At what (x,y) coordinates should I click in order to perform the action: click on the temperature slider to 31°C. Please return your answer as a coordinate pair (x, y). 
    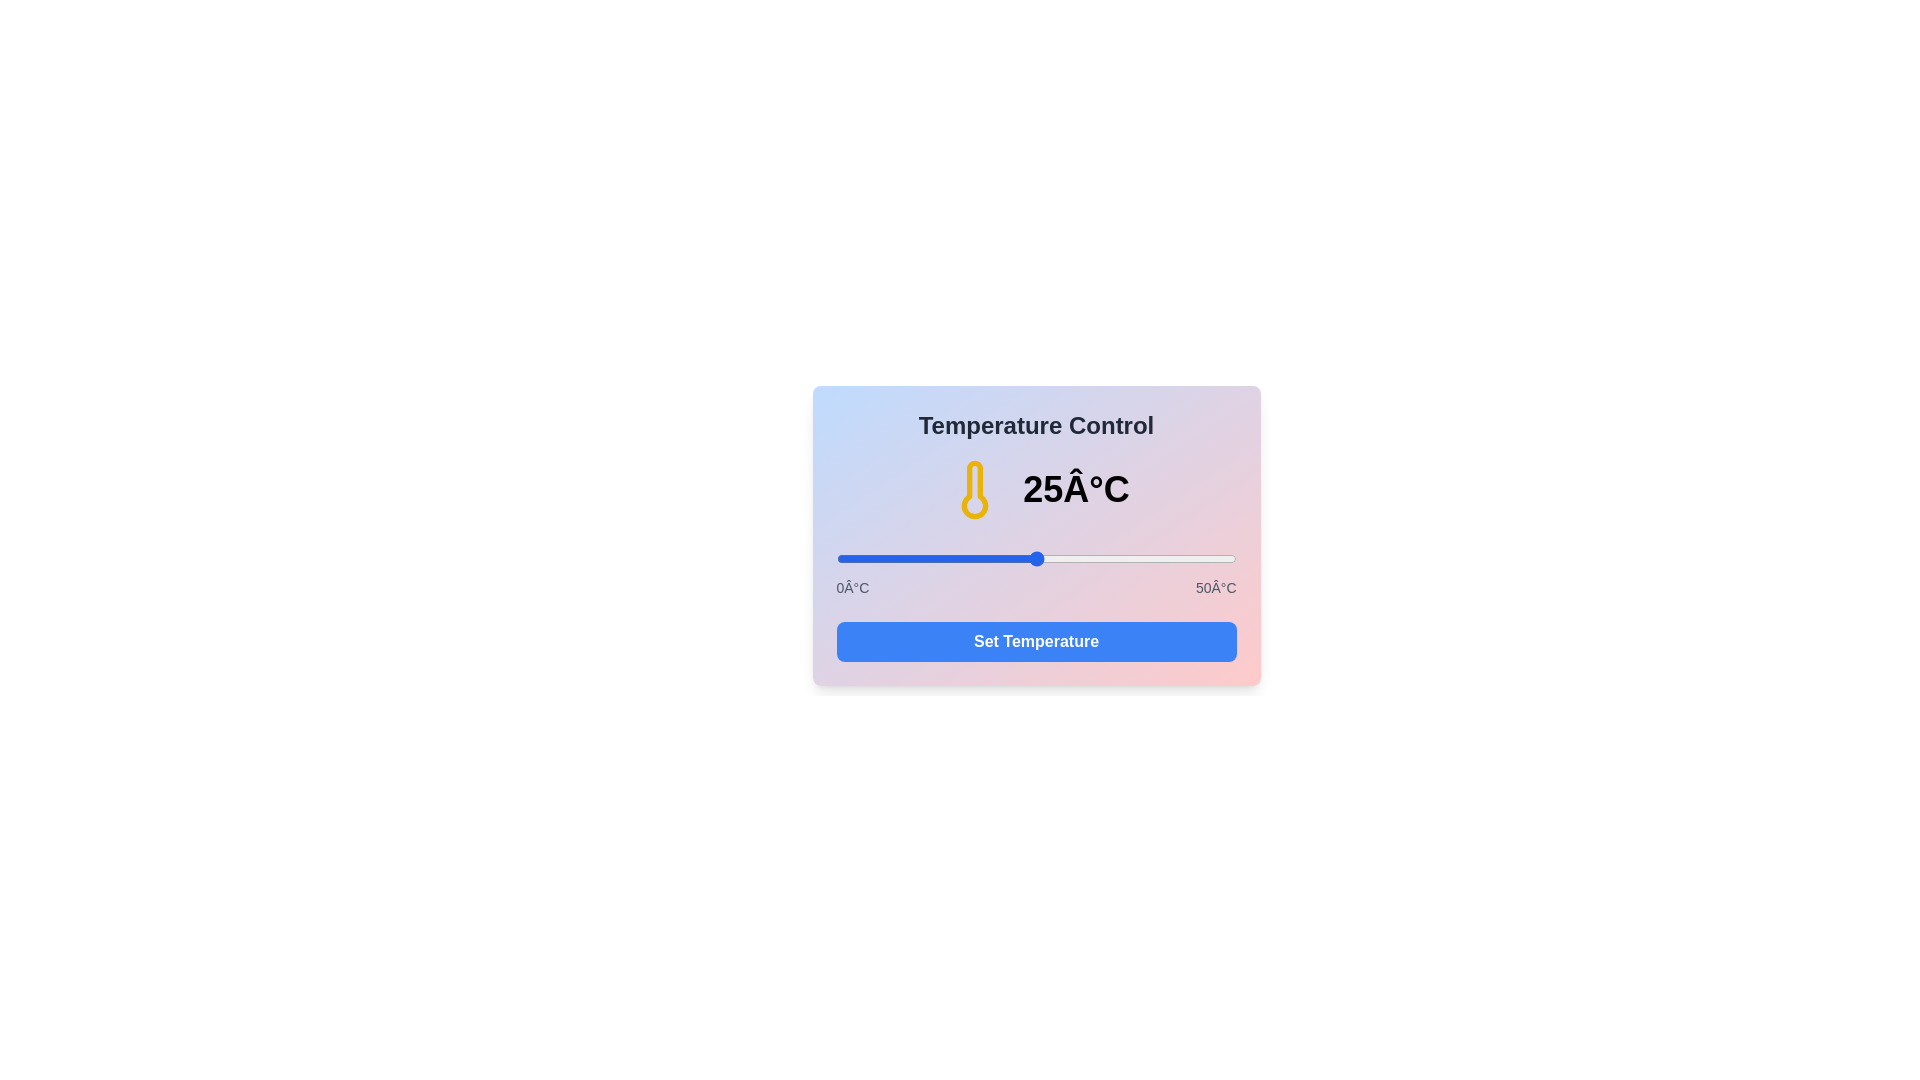
    Looking at the image, I should click on (1083, 559).